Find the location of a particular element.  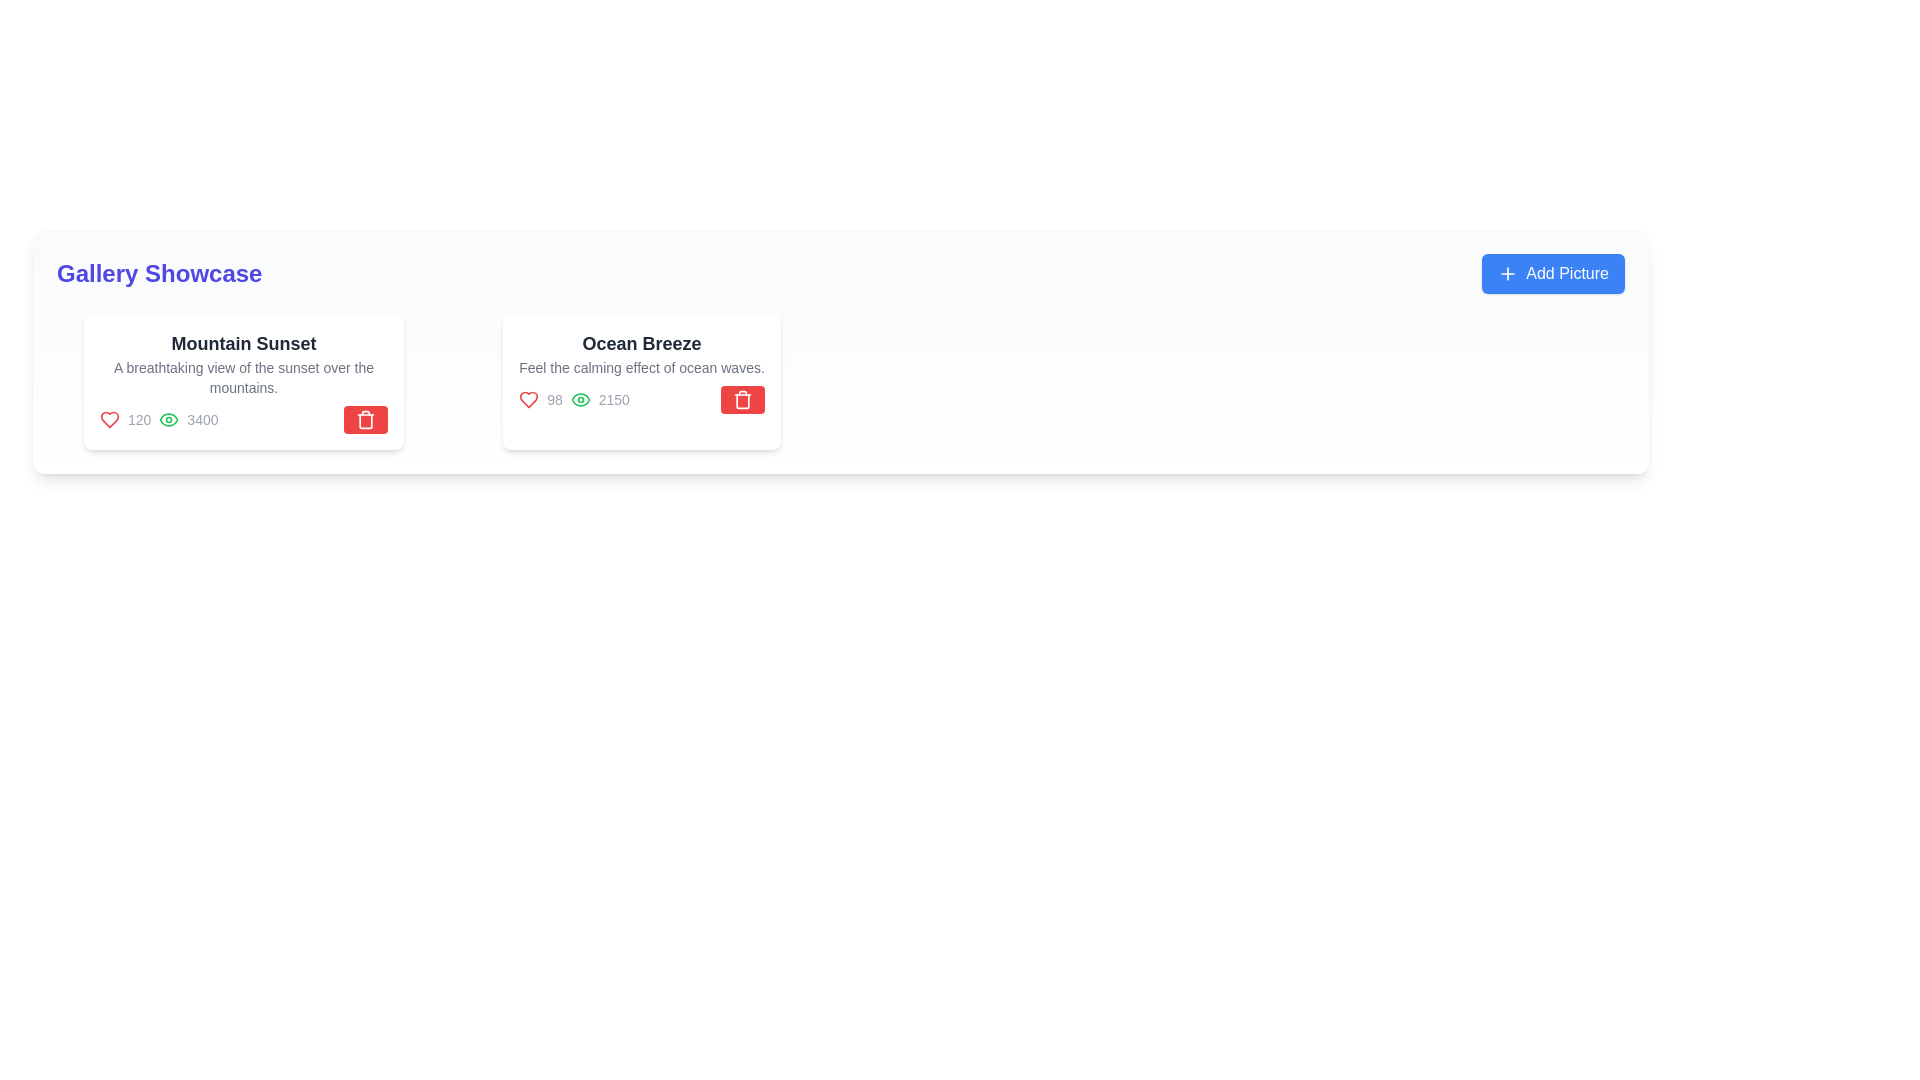

the small rectangular button with a bright red background and a trash can icon located at the bottom right of the 'Mountain Sunset' card to observe the hover effect is located at coordinates (365, 419).